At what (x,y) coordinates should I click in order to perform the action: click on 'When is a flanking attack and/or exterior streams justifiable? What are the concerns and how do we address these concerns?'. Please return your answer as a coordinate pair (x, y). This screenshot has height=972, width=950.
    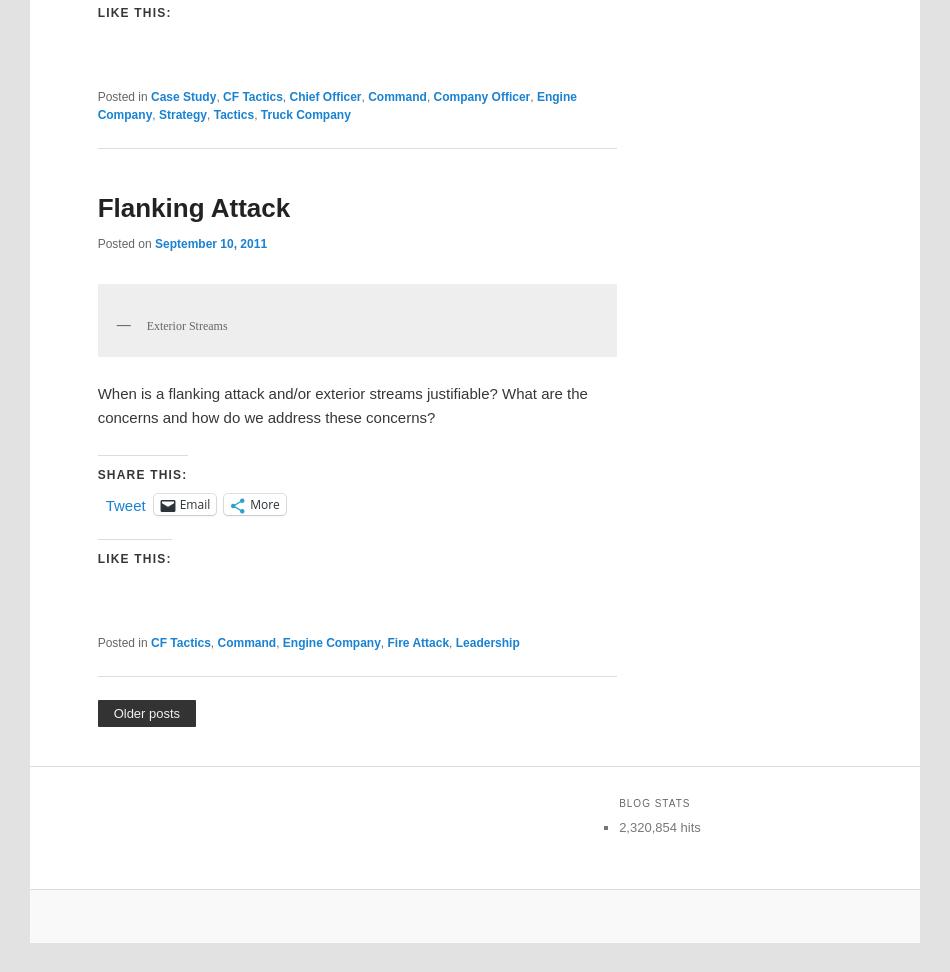
    Looking at the image, I should click on (341, 405).